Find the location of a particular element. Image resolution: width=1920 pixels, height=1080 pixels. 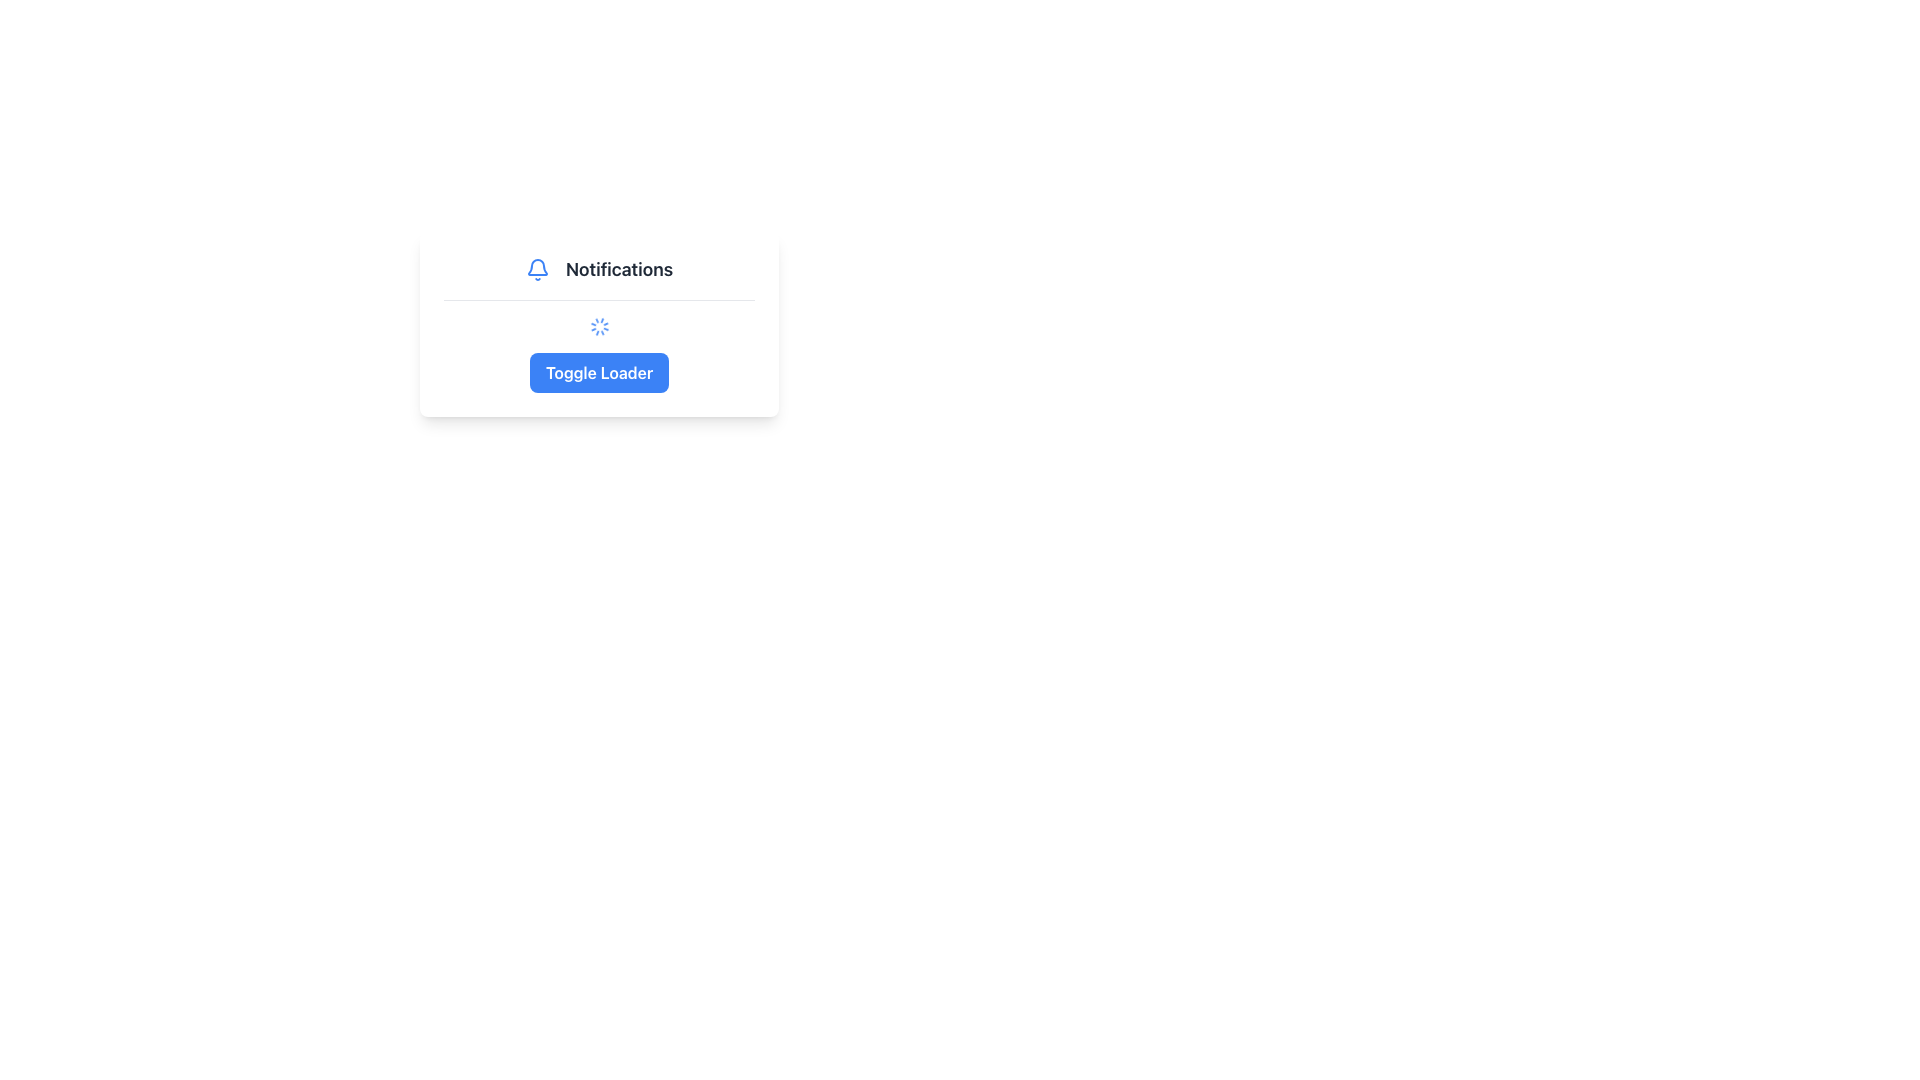

the spinning loader icon, which is styled as a circular progress indicator in blue and white, located in the middle of the notification interface is located at coordinates (598, 326).